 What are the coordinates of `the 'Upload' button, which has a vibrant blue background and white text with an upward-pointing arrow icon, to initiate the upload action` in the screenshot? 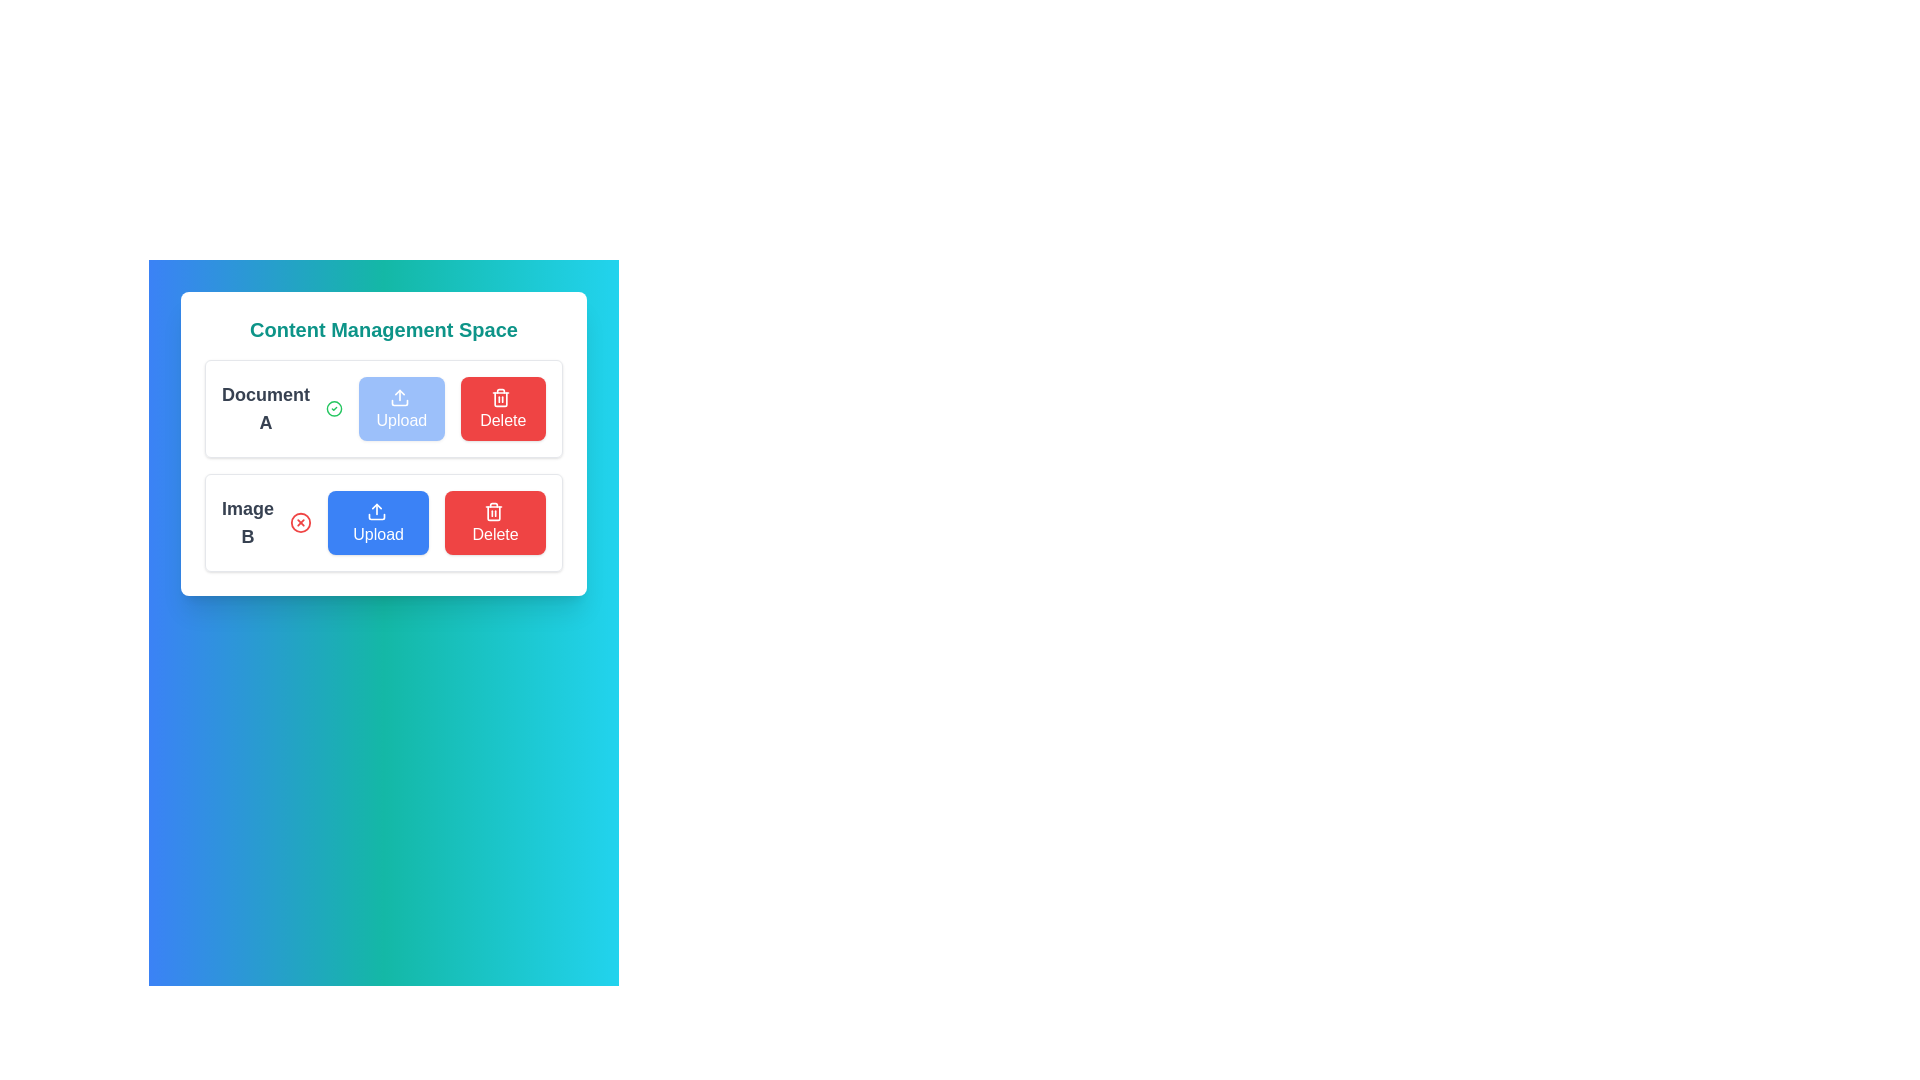 It's located at (378, 522).